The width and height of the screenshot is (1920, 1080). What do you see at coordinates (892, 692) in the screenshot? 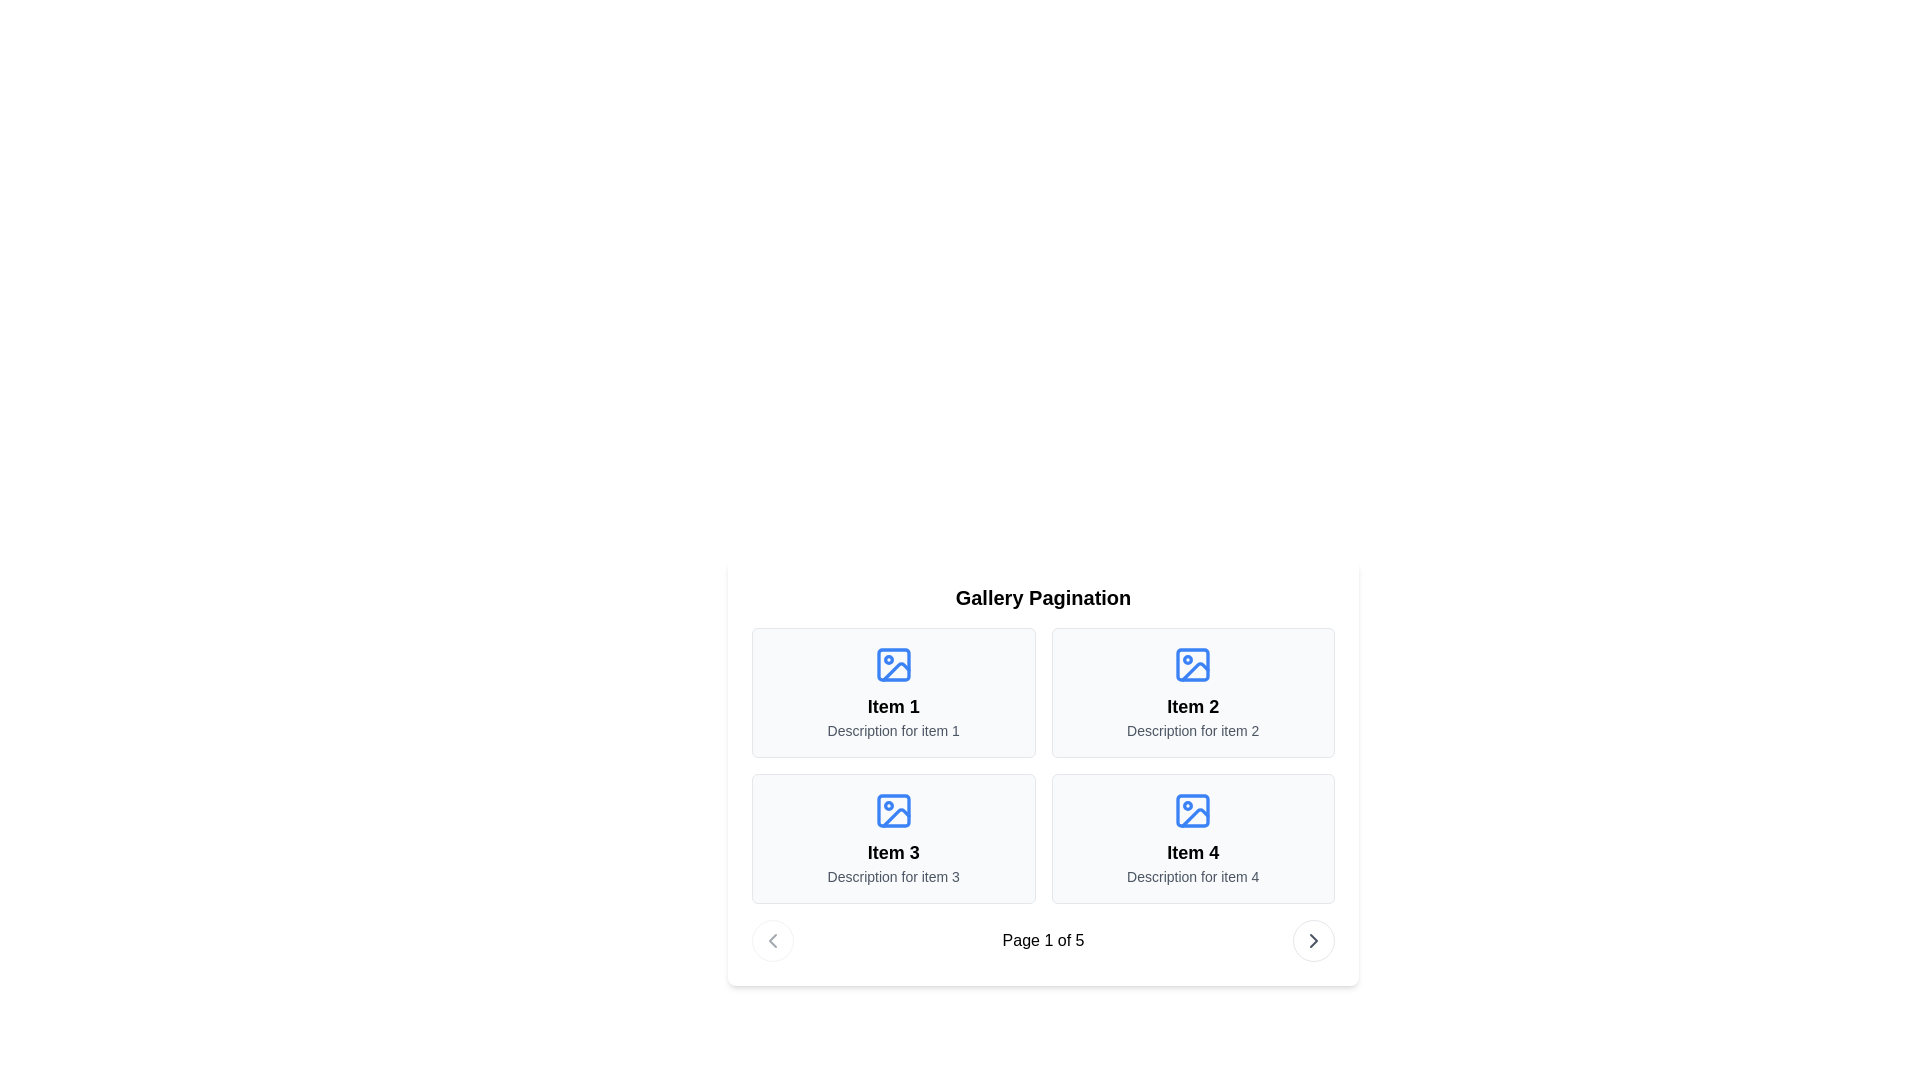
I see `the top-left card in the grid that provides information related to 'Item 1'` at bounding box center [892, 692].